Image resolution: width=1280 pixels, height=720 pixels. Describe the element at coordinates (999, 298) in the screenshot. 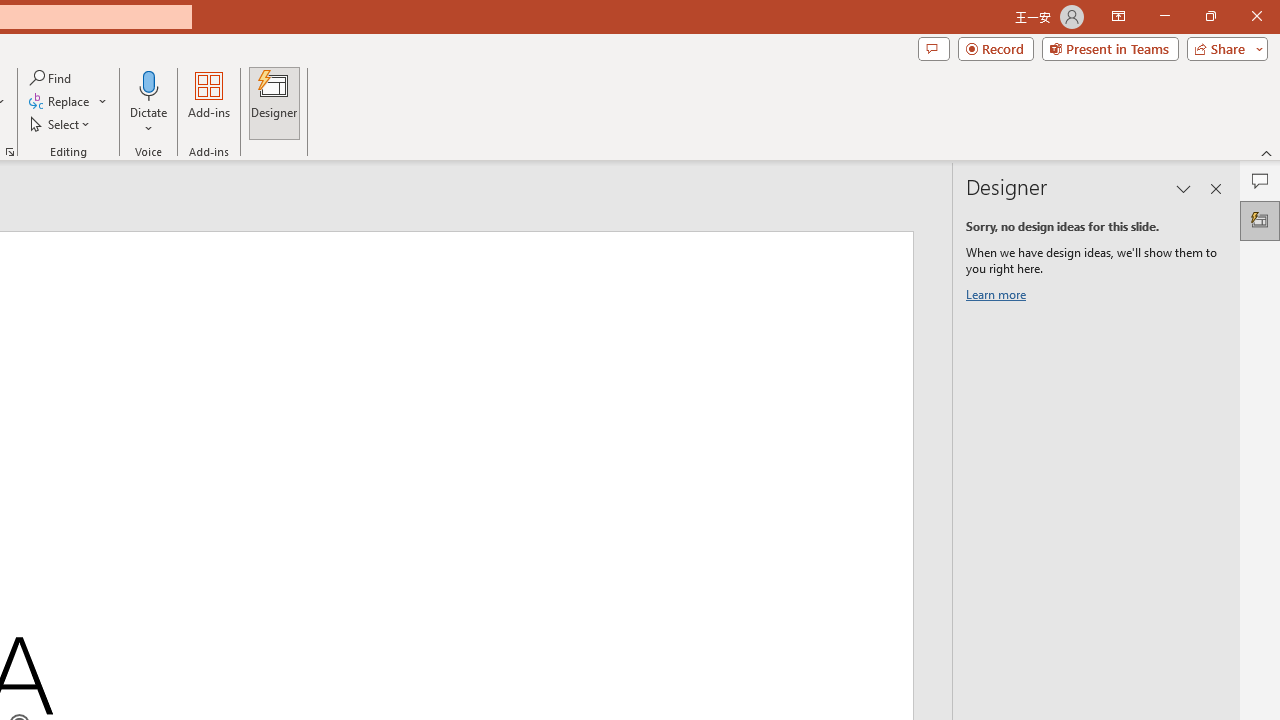

I see `'Learn more'` at that location.